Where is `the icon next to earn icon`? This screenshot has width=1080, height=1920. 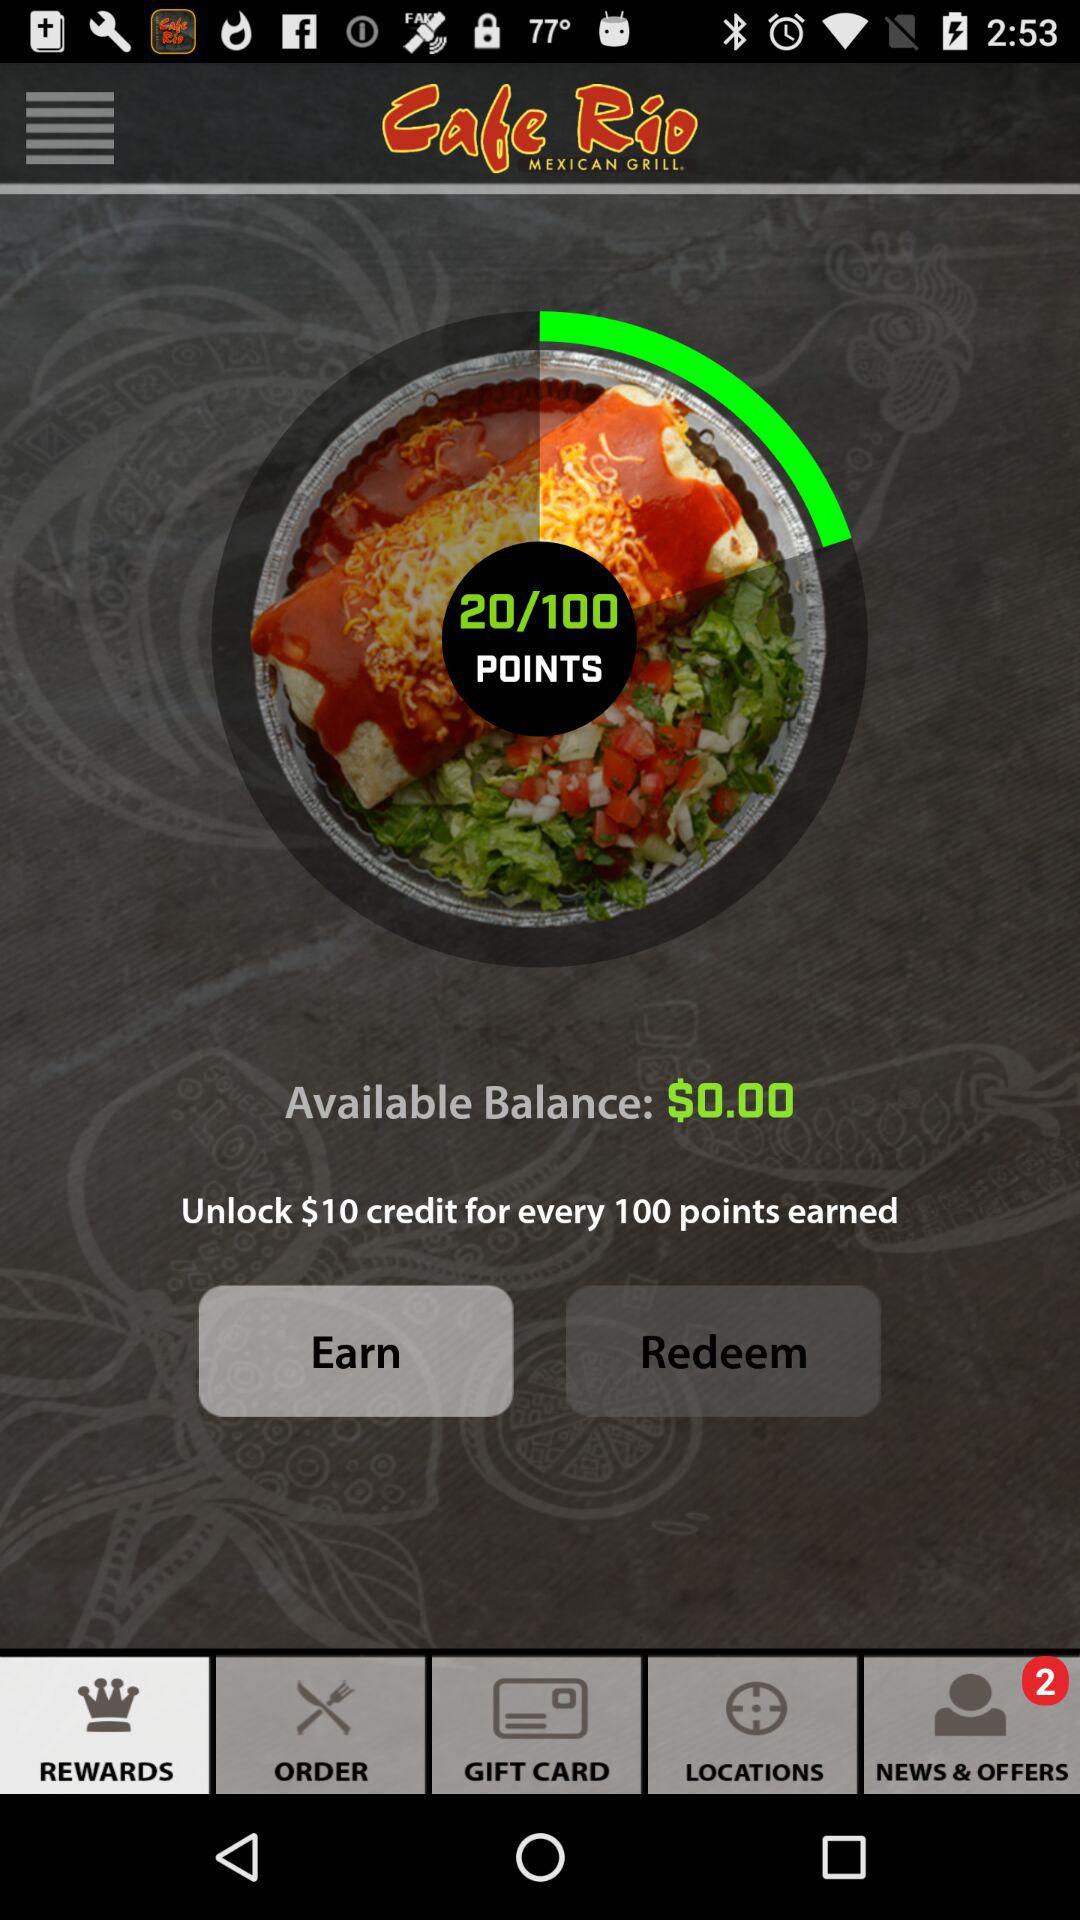
the icon next to earn icon is located at coordinates (723, 1351).